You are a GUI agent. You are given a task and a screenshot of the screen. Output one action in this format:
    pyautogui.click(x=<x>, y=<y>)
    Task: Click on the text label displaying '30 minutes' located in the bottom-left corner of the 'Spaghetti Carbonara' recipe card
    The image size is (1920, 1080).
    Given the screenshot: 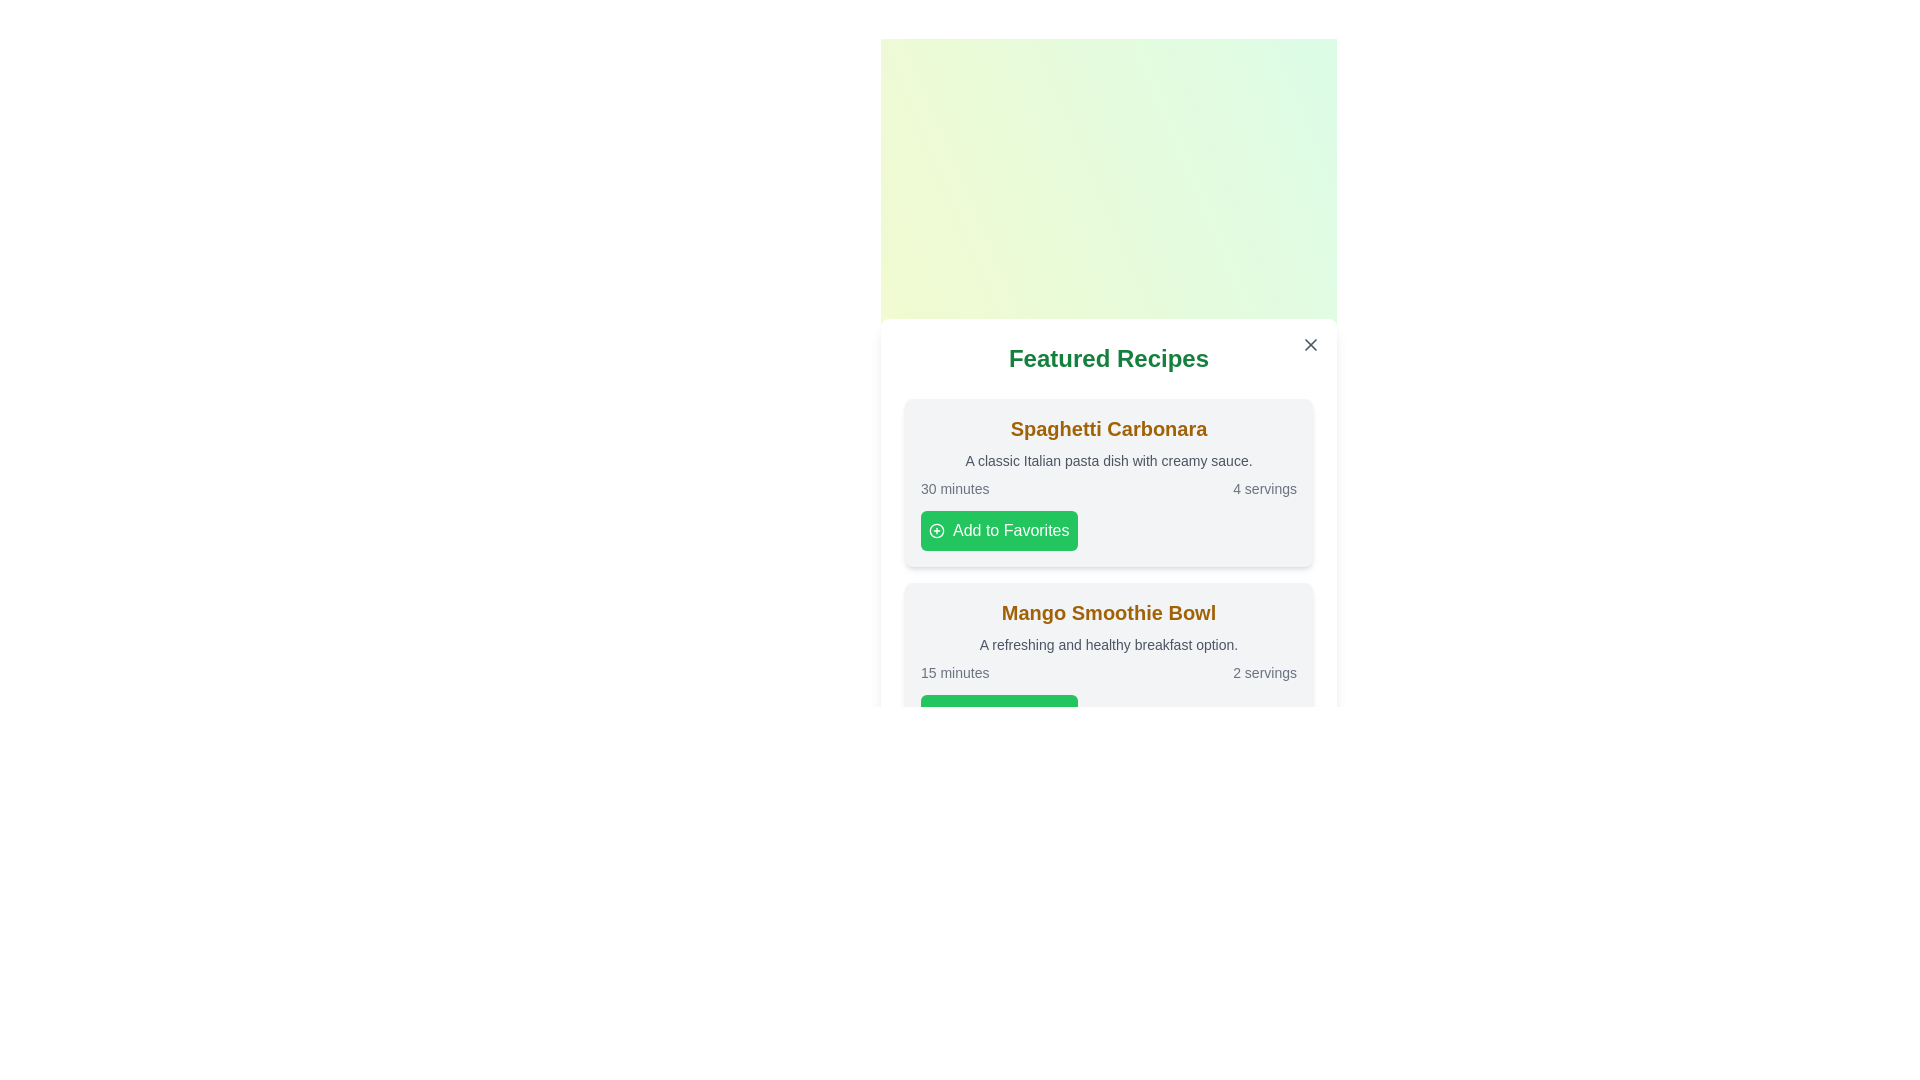 What is the action you would take?
    pyautogui.click(x=954, y=489)
    